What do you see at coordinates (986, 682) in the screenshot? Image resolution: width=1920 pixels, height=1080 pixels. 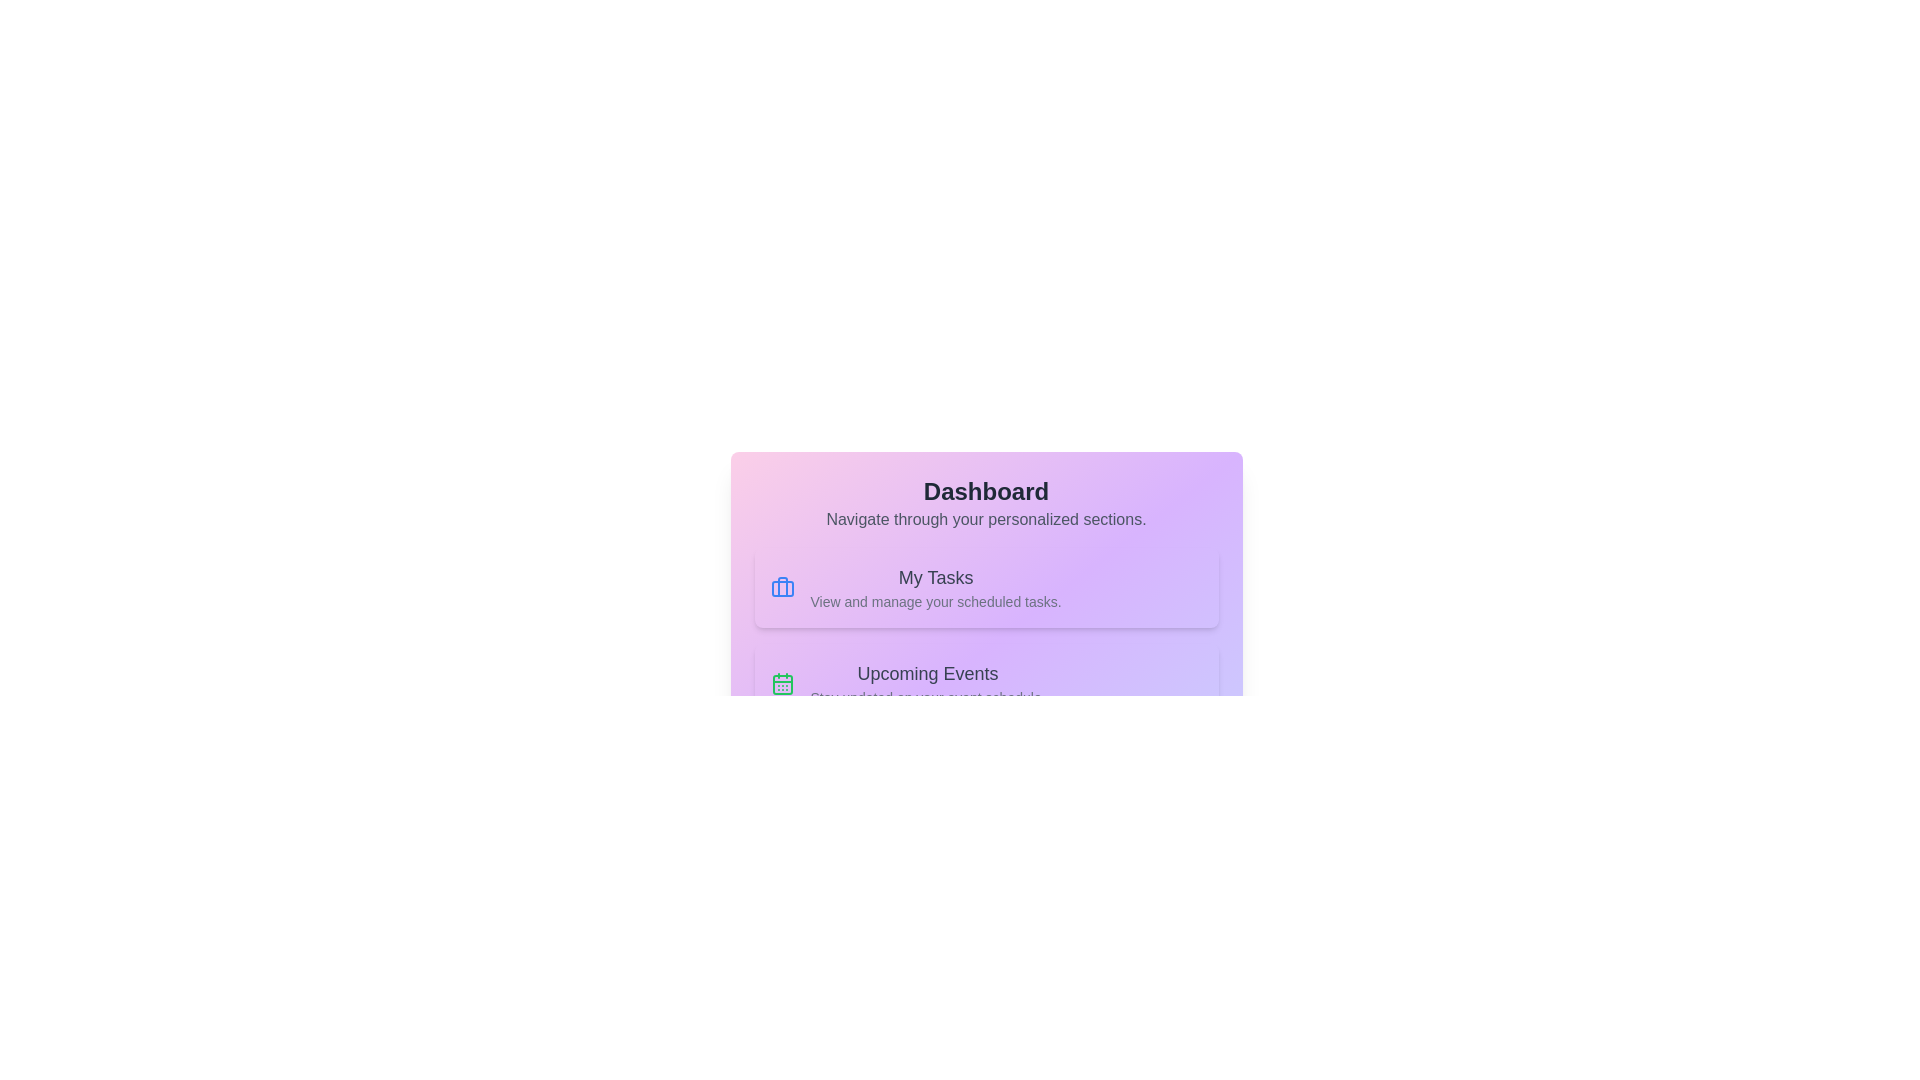 I see `the section titled Upcoming Events to scale it` at bounding box center [986, 682].